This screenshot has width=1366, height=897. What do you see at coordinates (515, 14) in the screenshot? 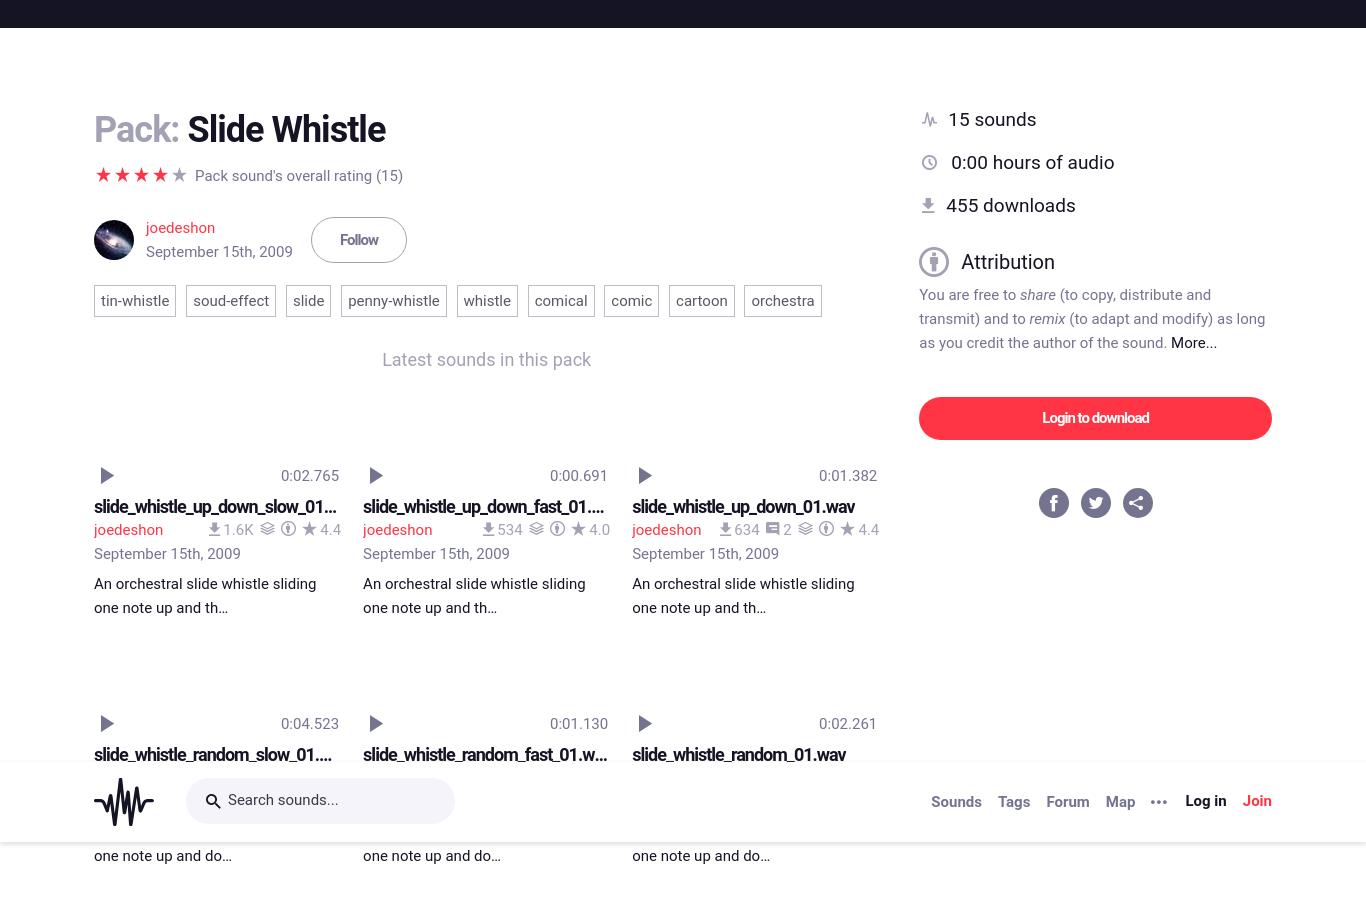
I see `'1'` at bounding box center [515, 14].